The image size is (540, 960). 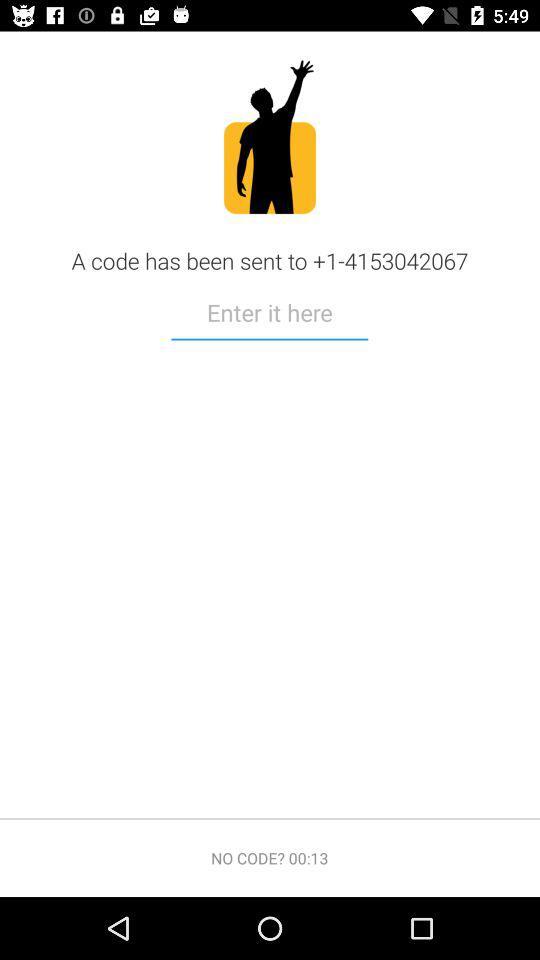 I want to click on the item below the a code has, so click(x=269, y=315).